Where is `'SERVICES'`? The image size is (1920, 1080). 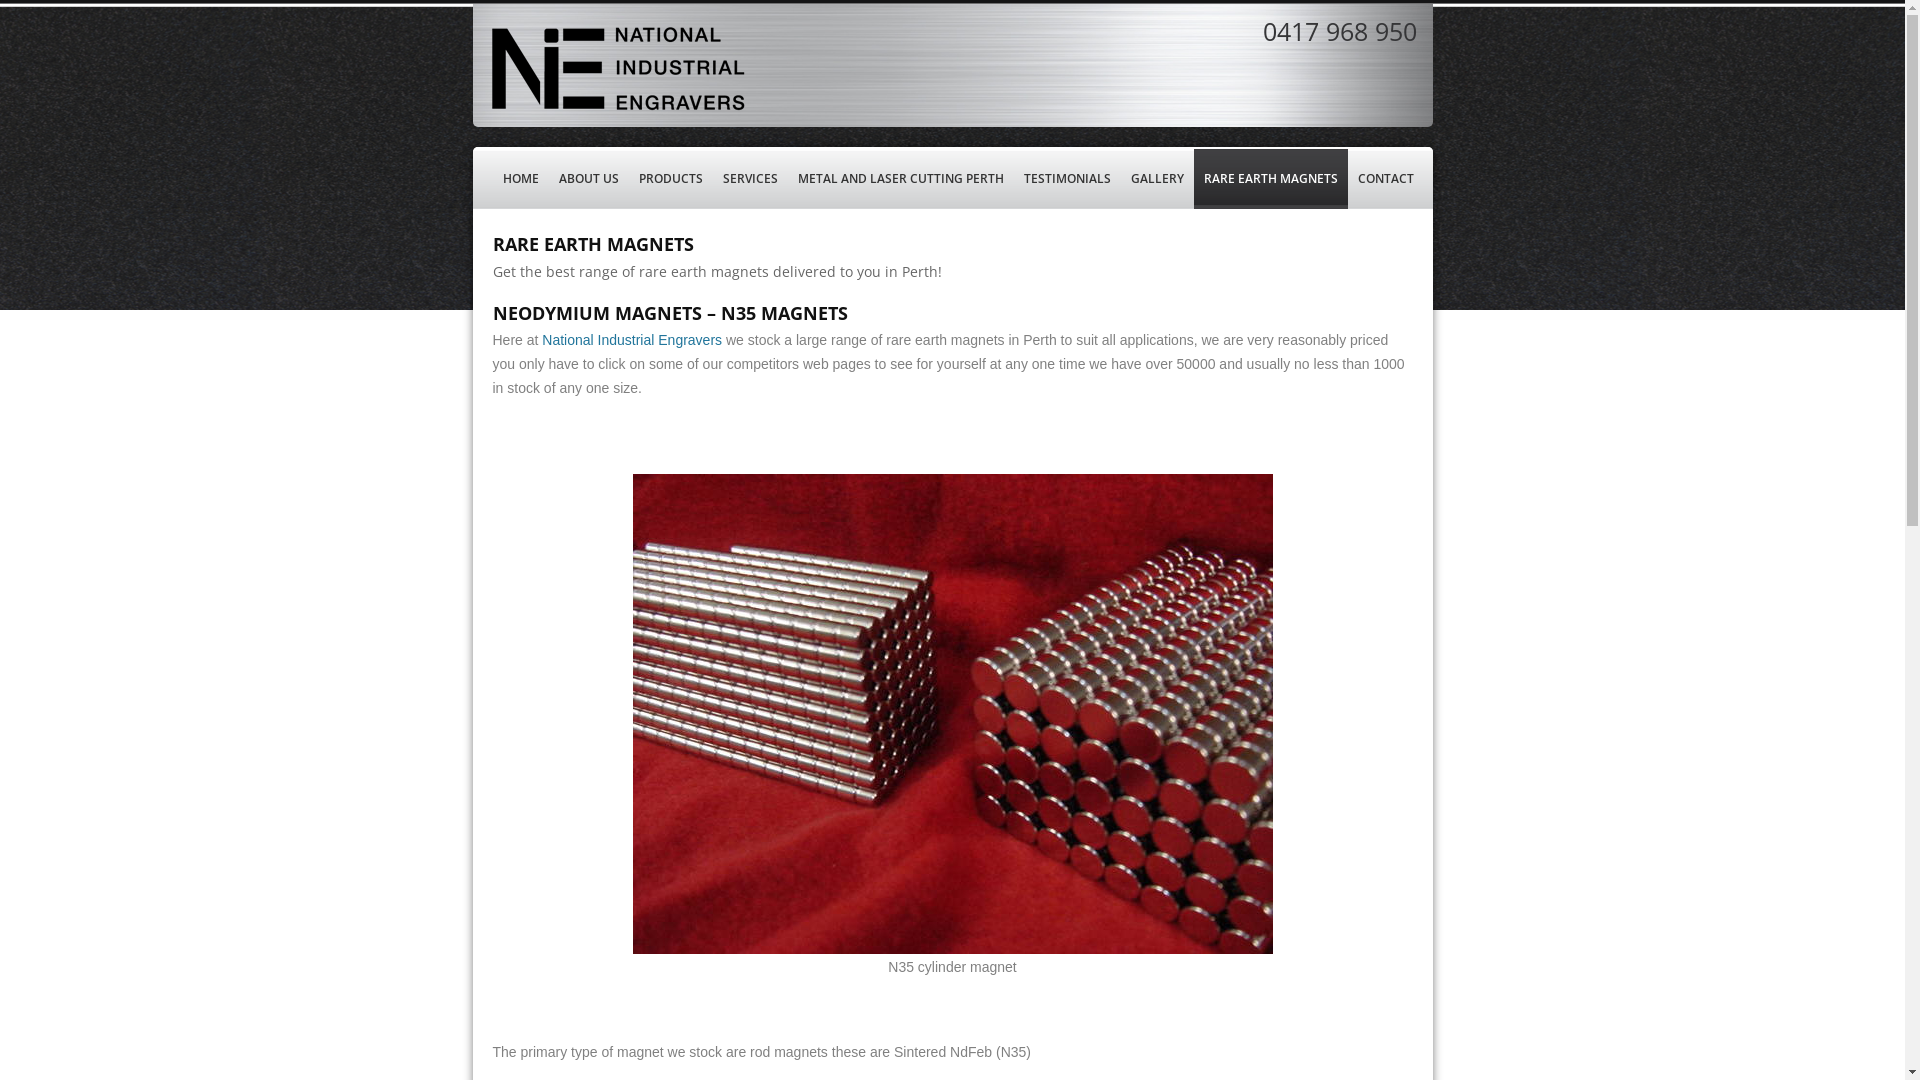 'SERVICES' is located at coordinates (748, 177).